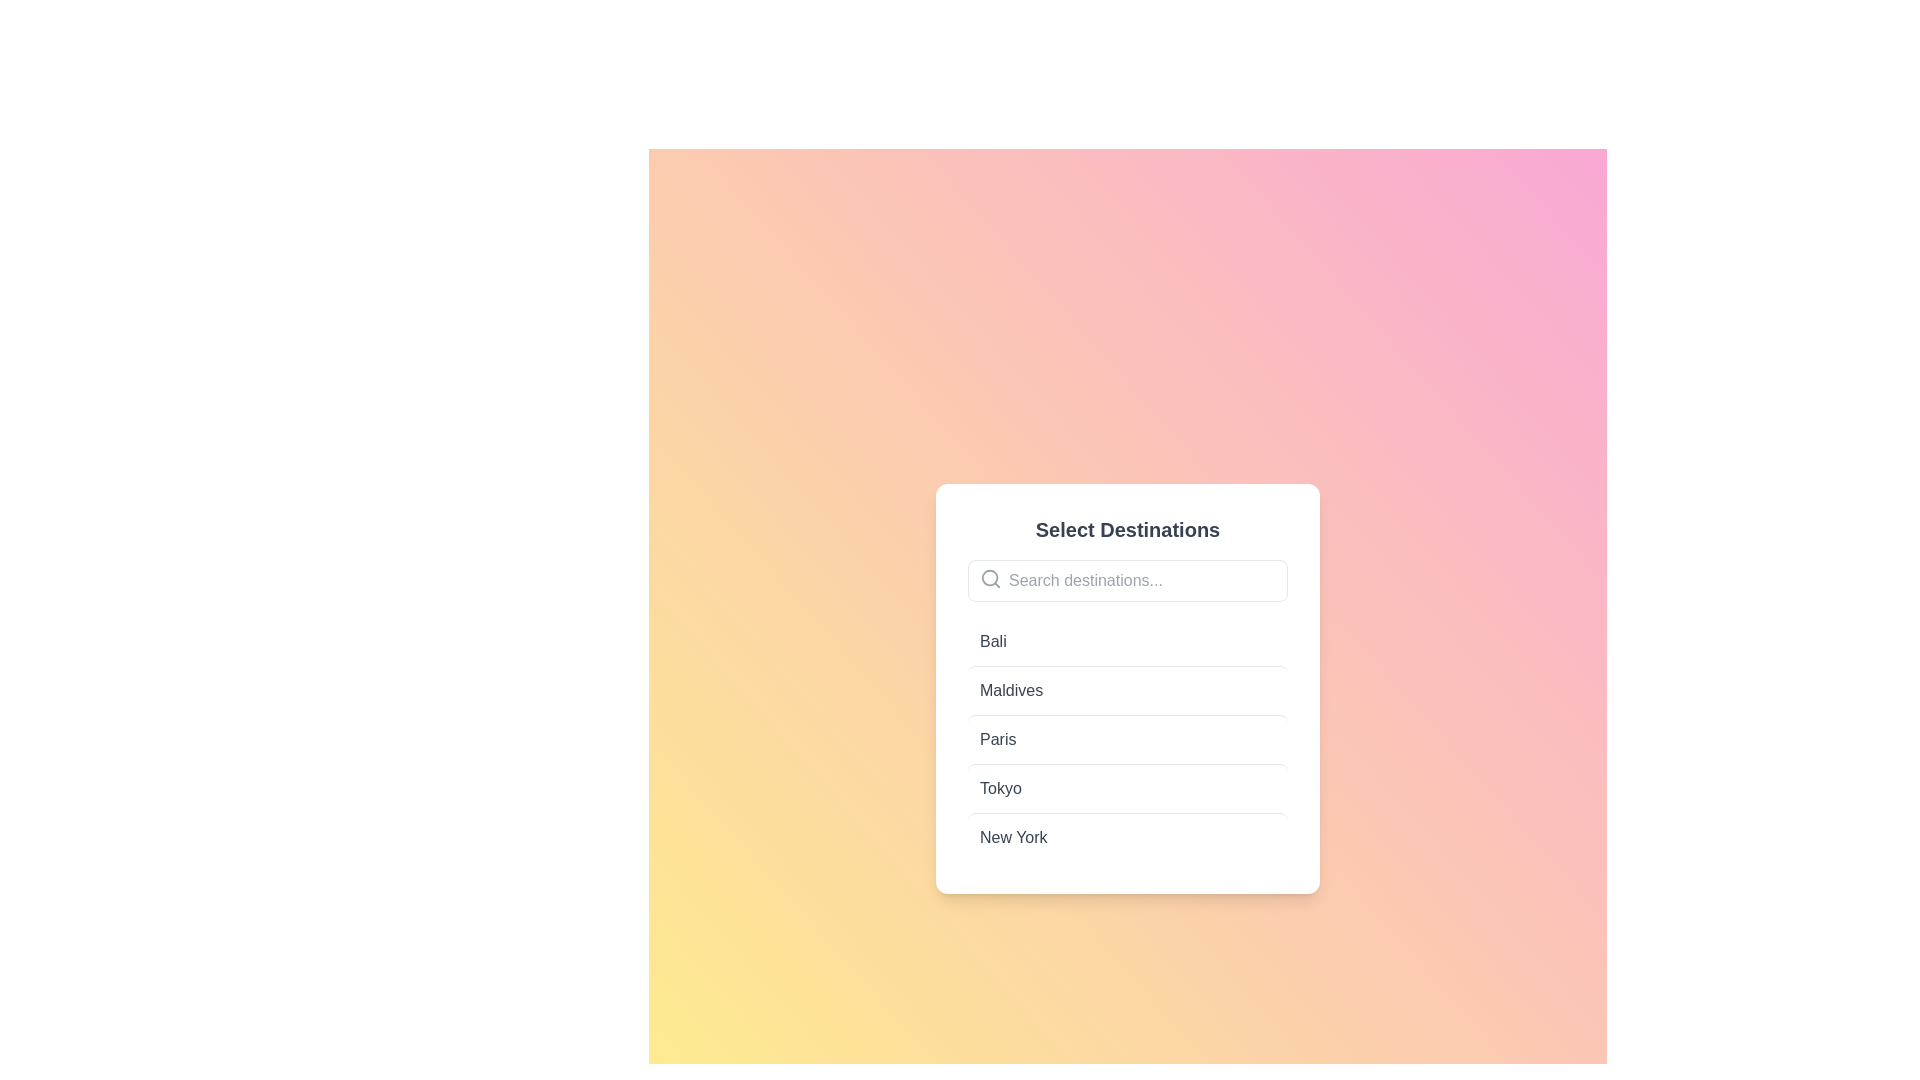 This screenshot has width=1920, height=1080. Describe the element at coordinates (1128, 740) in the screenshot. I see `the 'Paris' destination list item, which is the third item in a vertical list under 'Bali' and 'Maldives'` at that location.